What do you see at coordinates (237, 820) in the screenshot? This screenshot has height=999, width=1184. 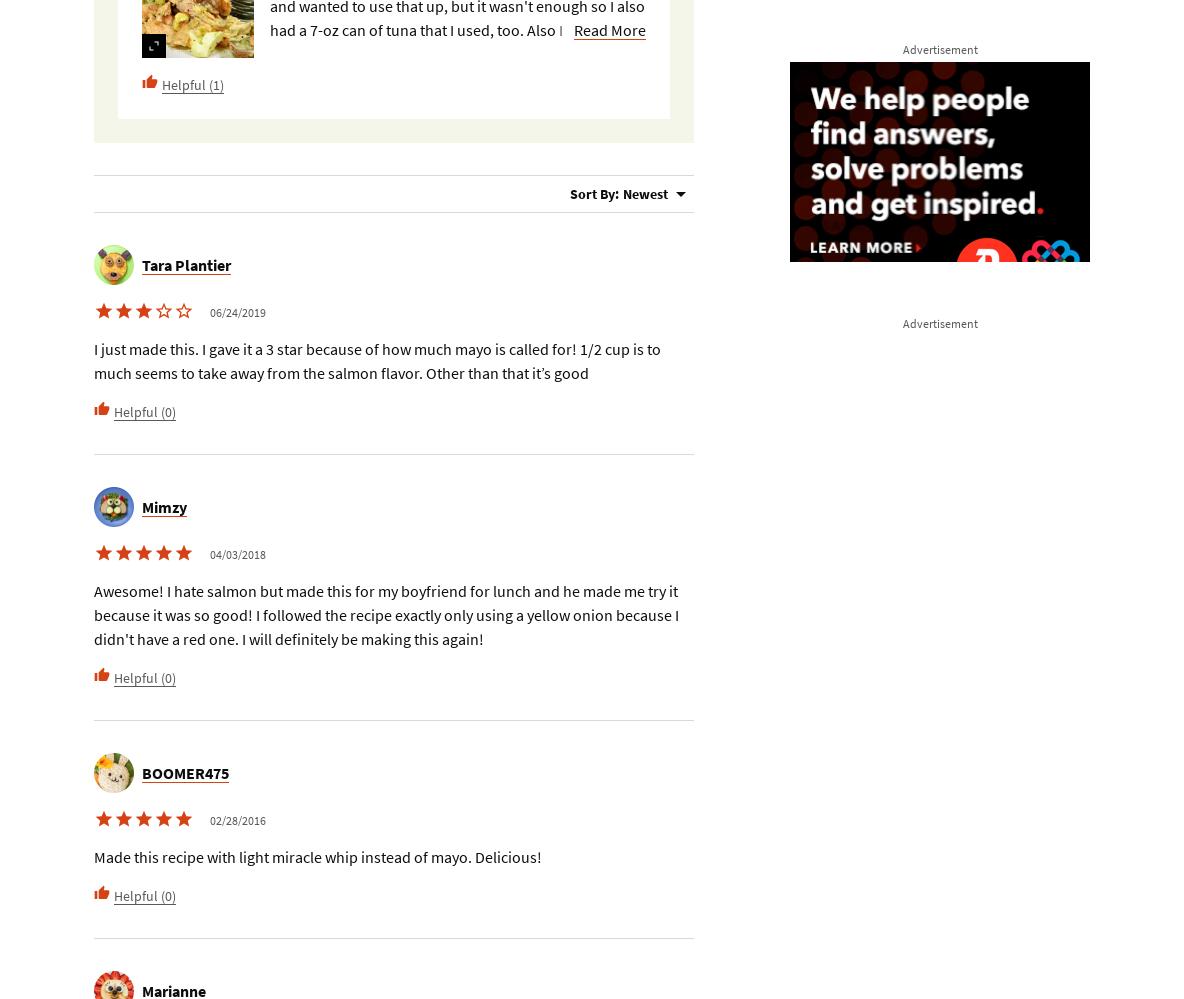 I see `'02/28/2016'` at bounding box center [237, 820].